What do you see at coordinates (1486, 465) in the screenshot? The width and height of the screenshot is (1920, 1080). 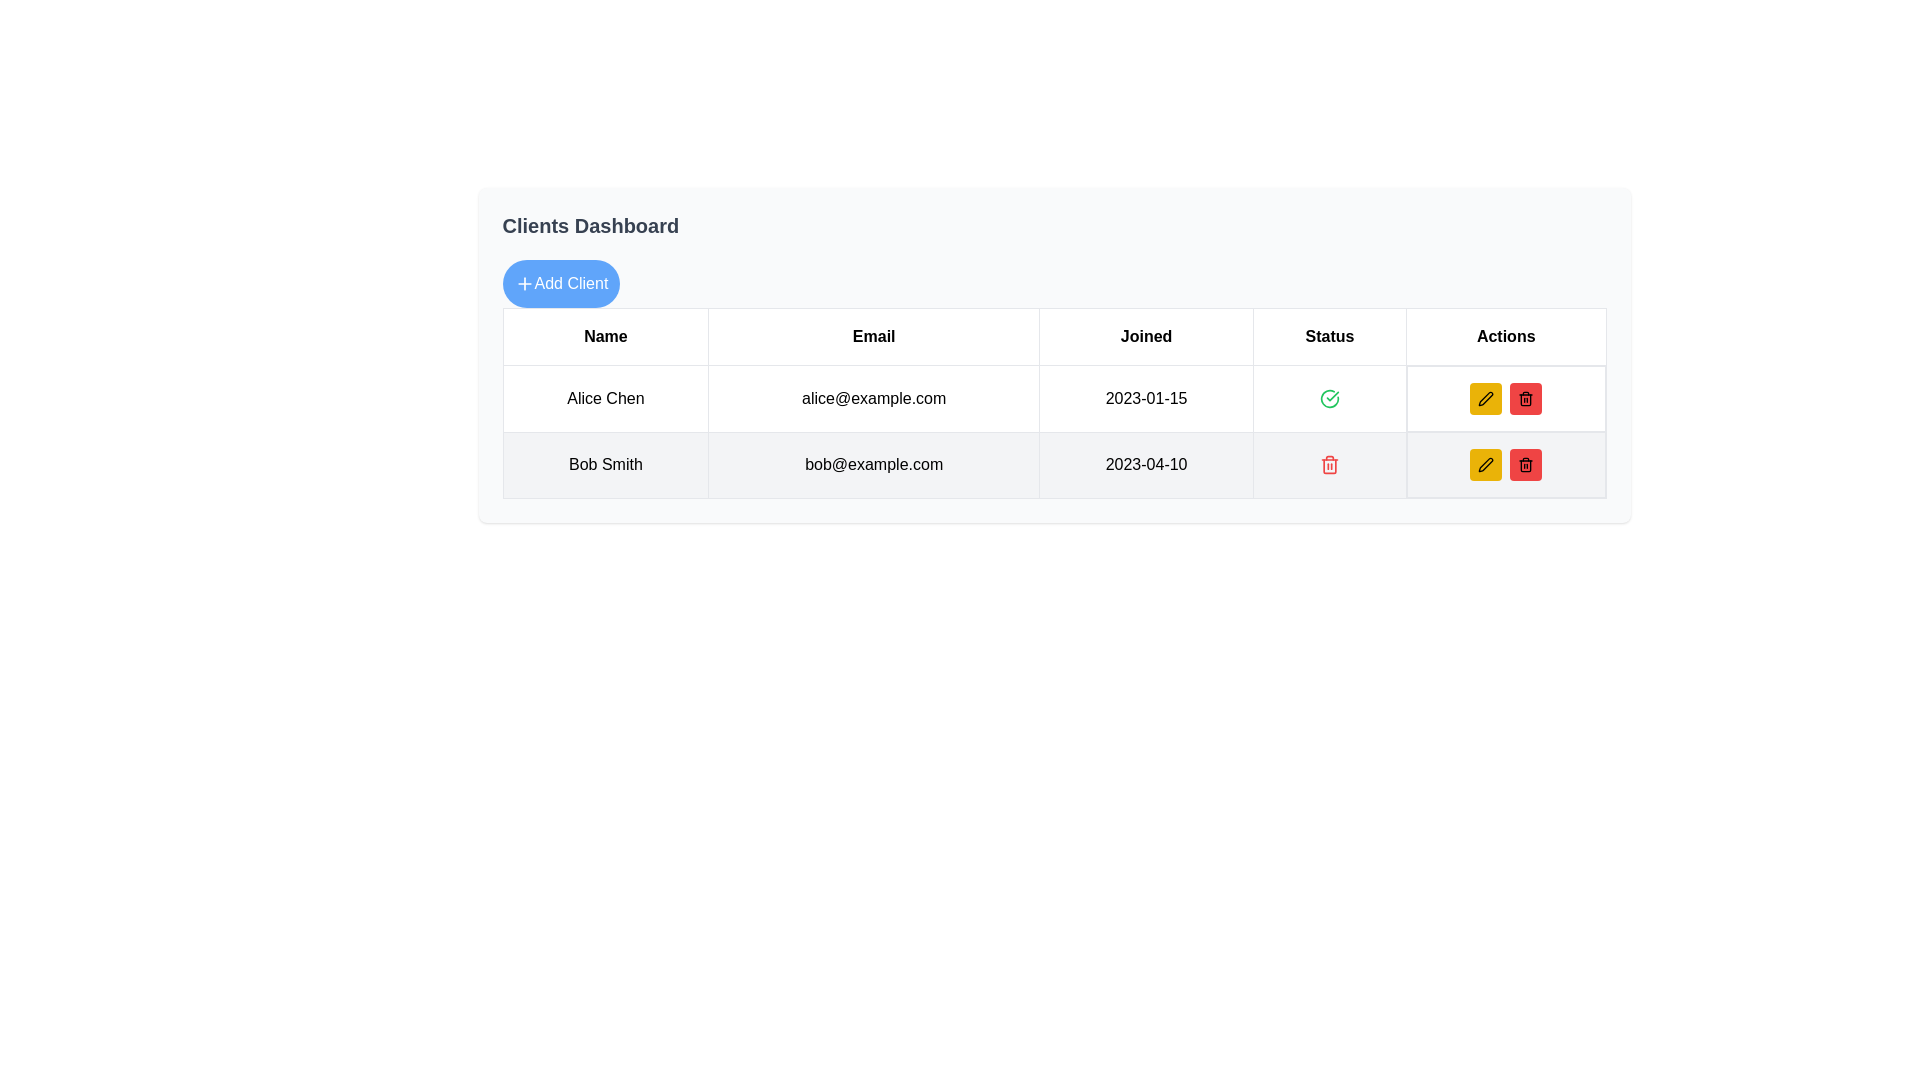 I see `the edit button located in the 'Actions' column of the second row in the table to initiate the editing process` at bounding box center [1486, 465].